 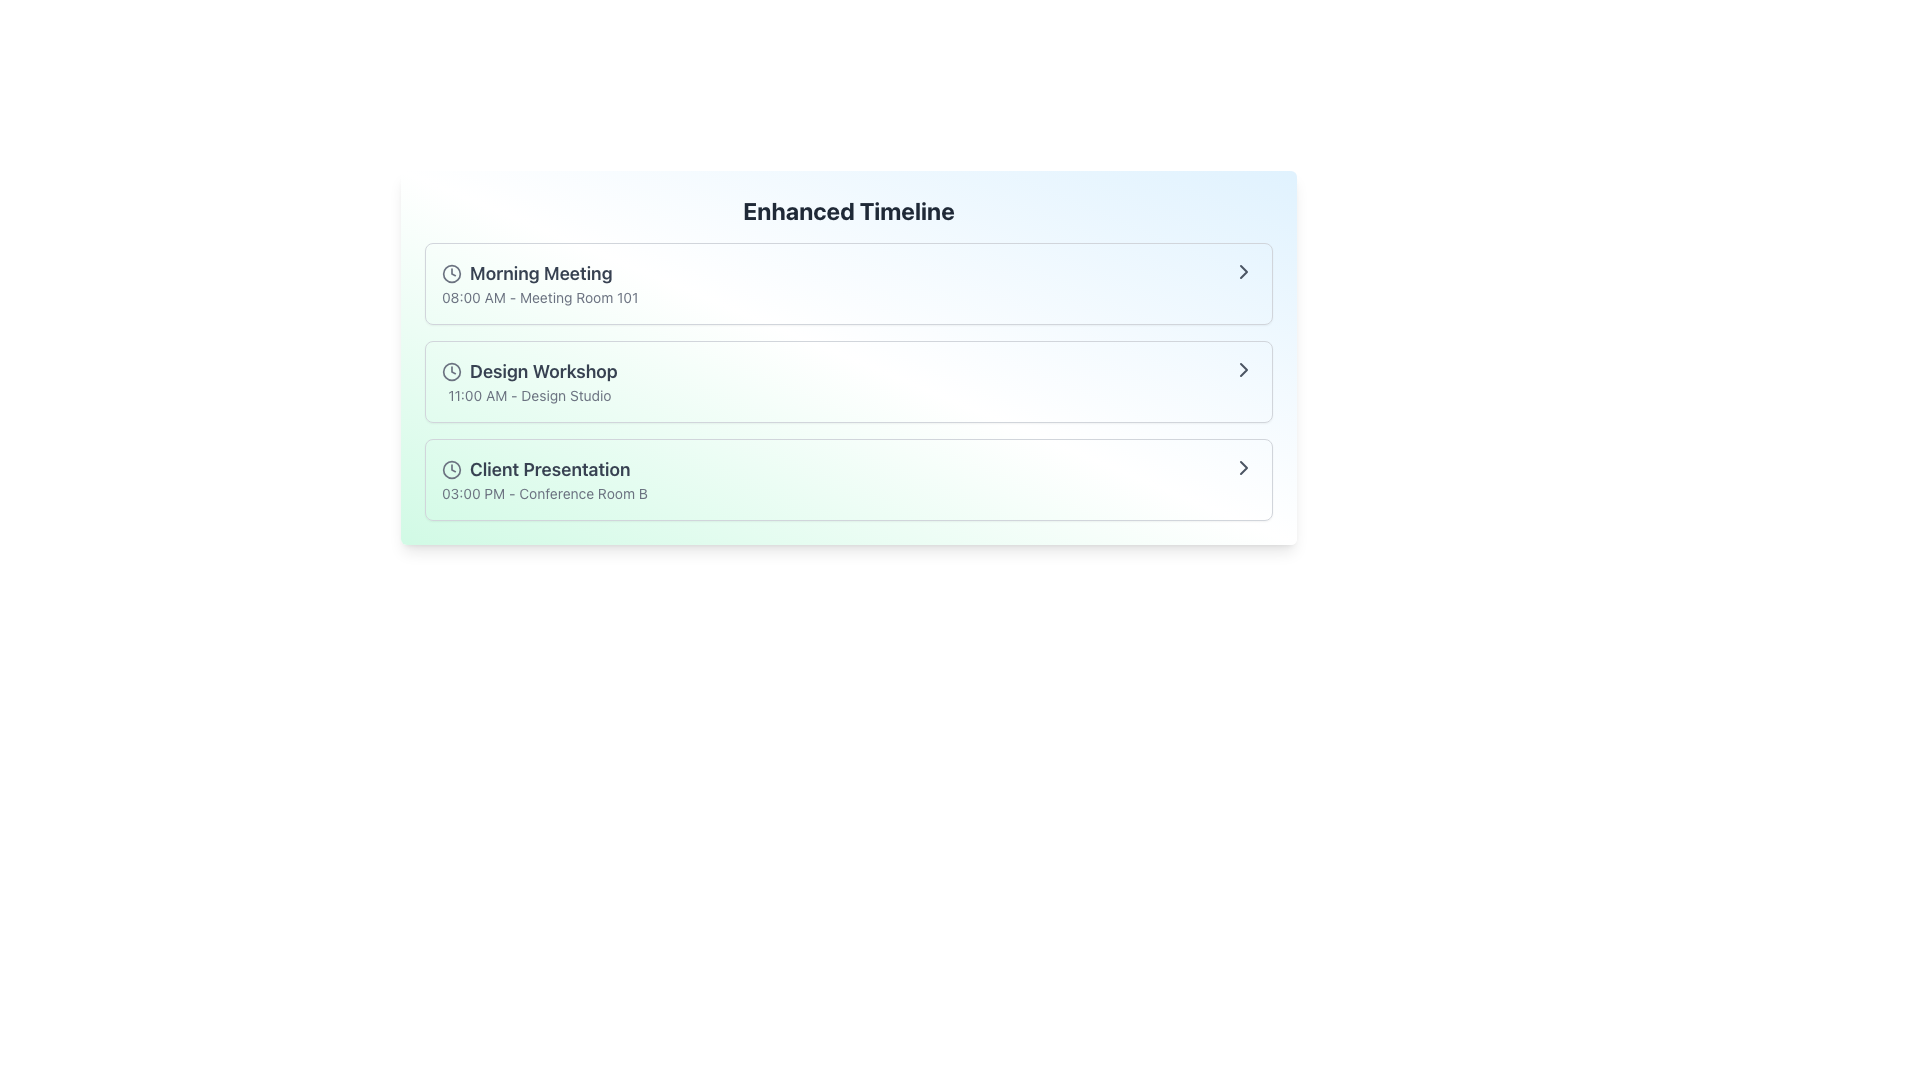 What do you see at coordinates (529, 396) in the screenshot?
I see `text content of the Text Label displaying '11:00 AM - Design Studio', which is located below the 'Design Workshop' item and next to a clock icon` at bounding box center [529, 396].